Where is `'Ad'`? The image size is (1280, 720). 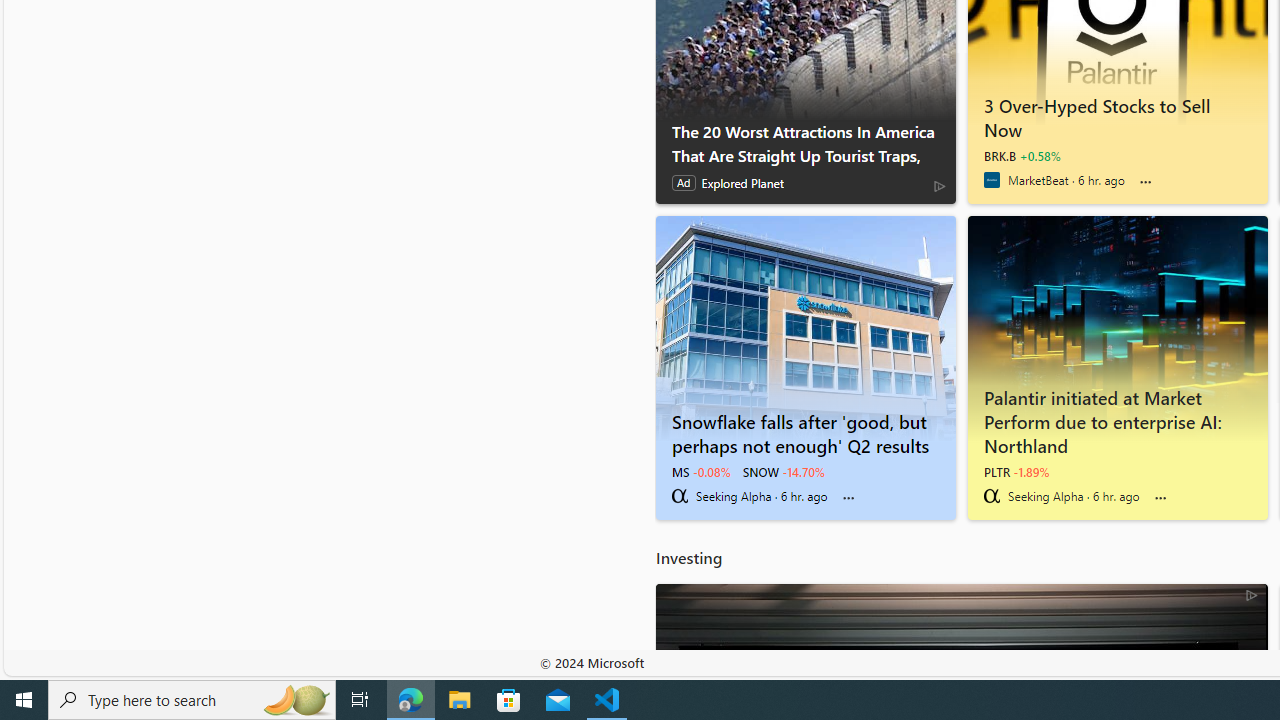 'Ad' is located at coordinates (683, 183).